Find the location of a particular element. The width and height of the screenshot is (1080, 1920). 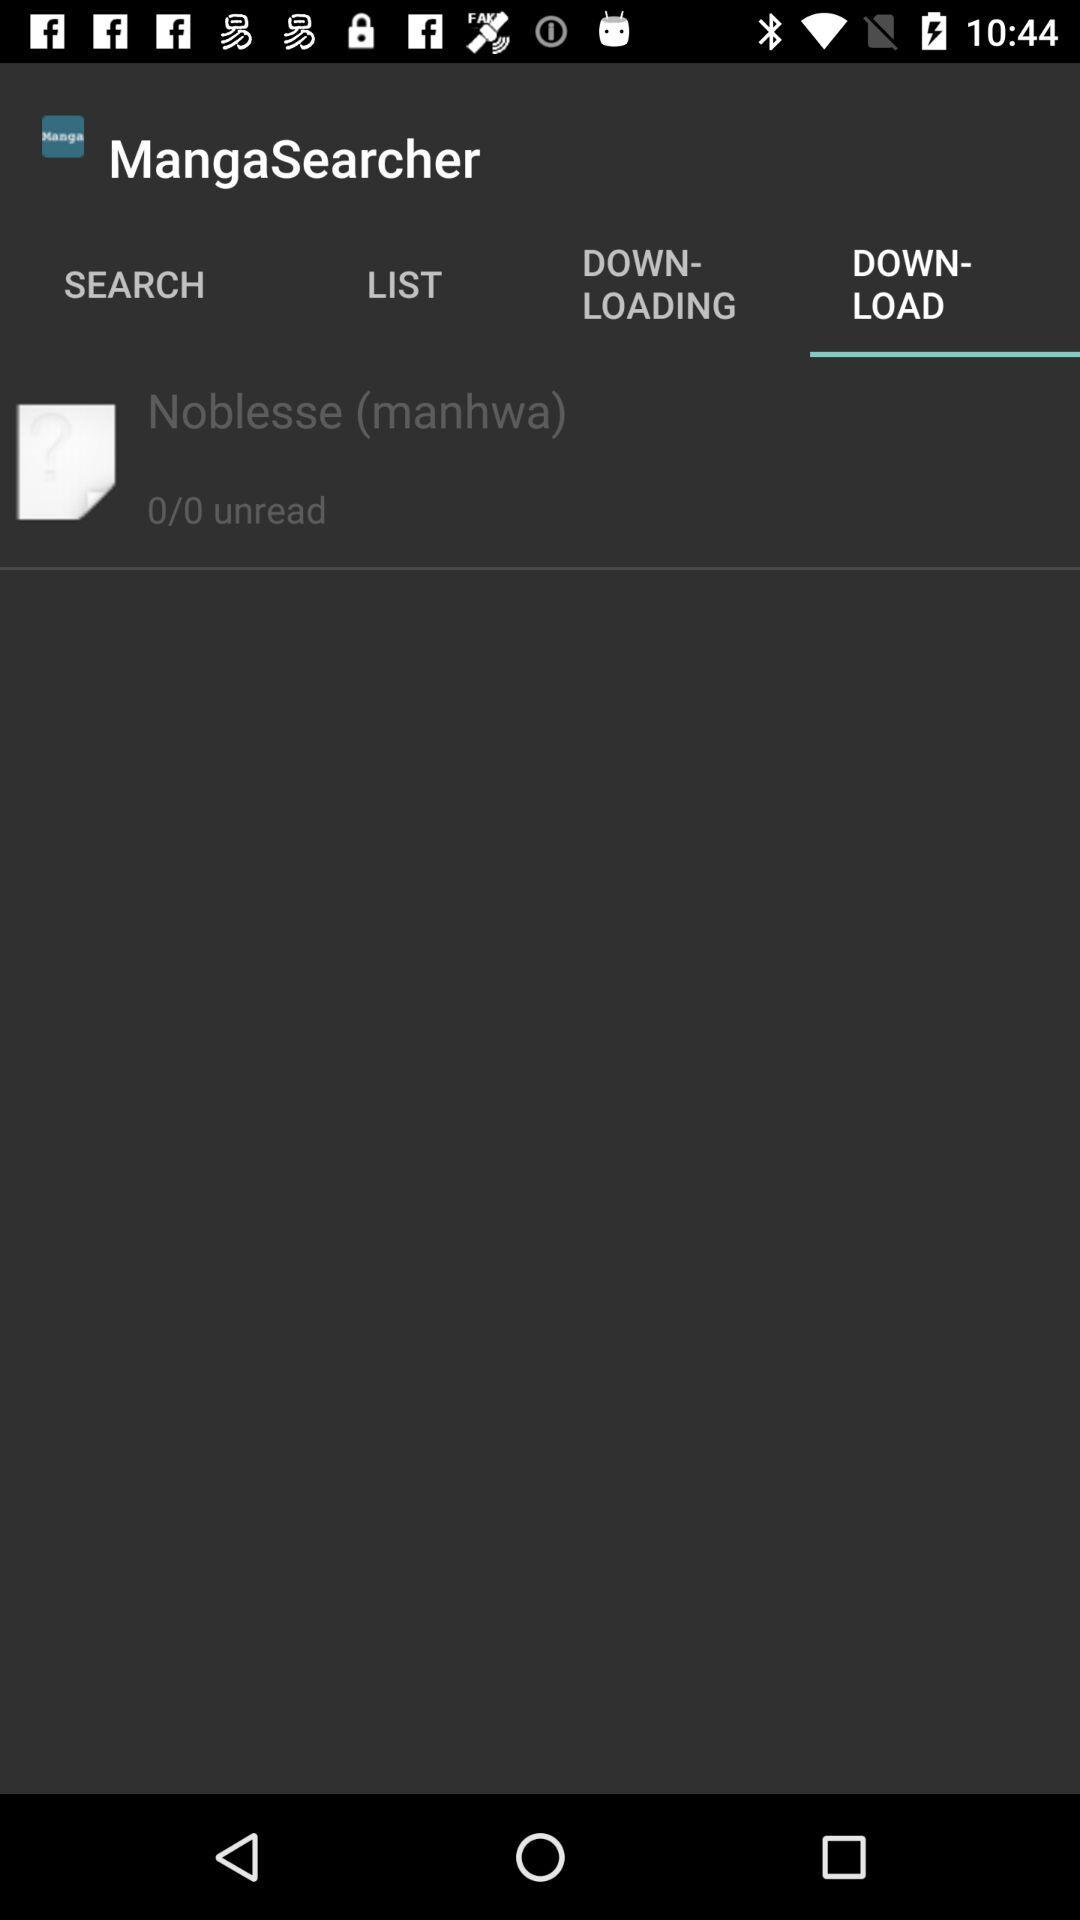

item above the is located at coordinates (540, 408).